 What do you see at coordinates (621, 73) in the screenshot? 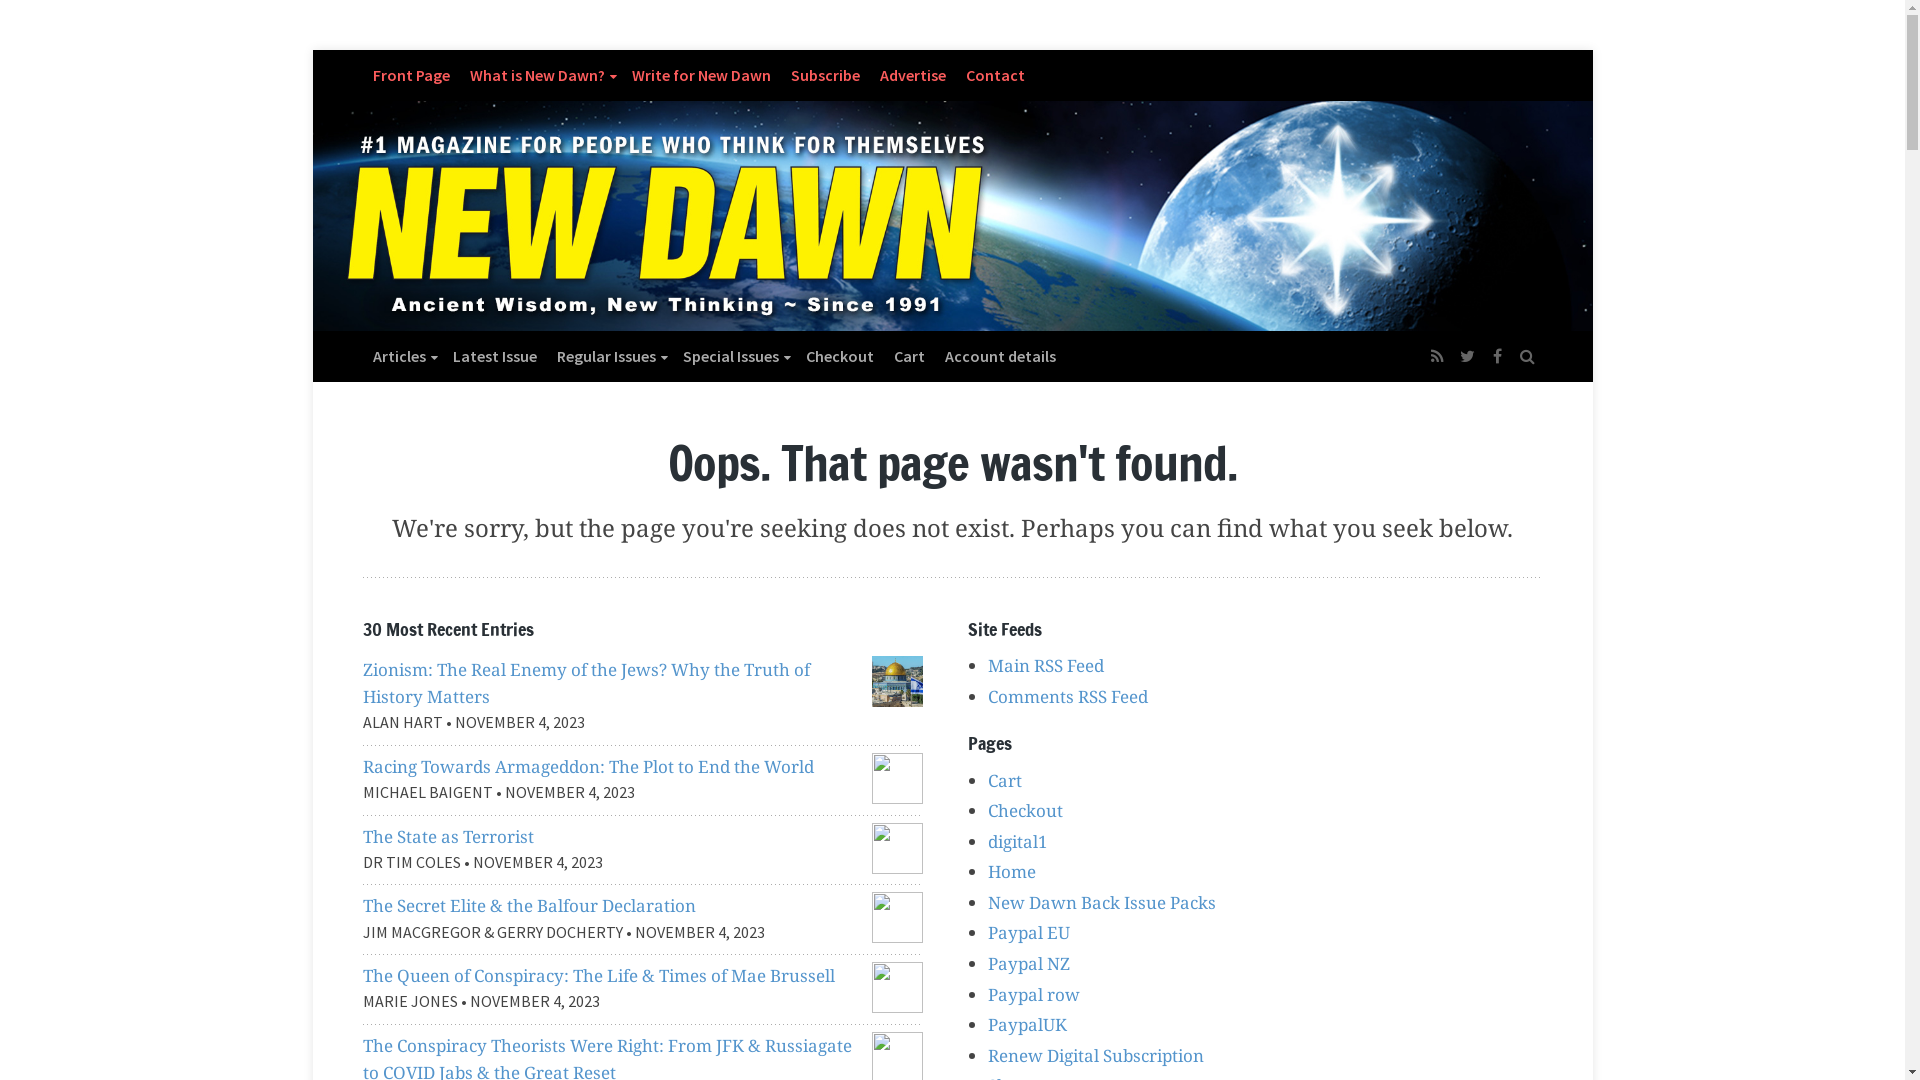
I see `'Write for New Dawn'` at bounding box center [621, 73].